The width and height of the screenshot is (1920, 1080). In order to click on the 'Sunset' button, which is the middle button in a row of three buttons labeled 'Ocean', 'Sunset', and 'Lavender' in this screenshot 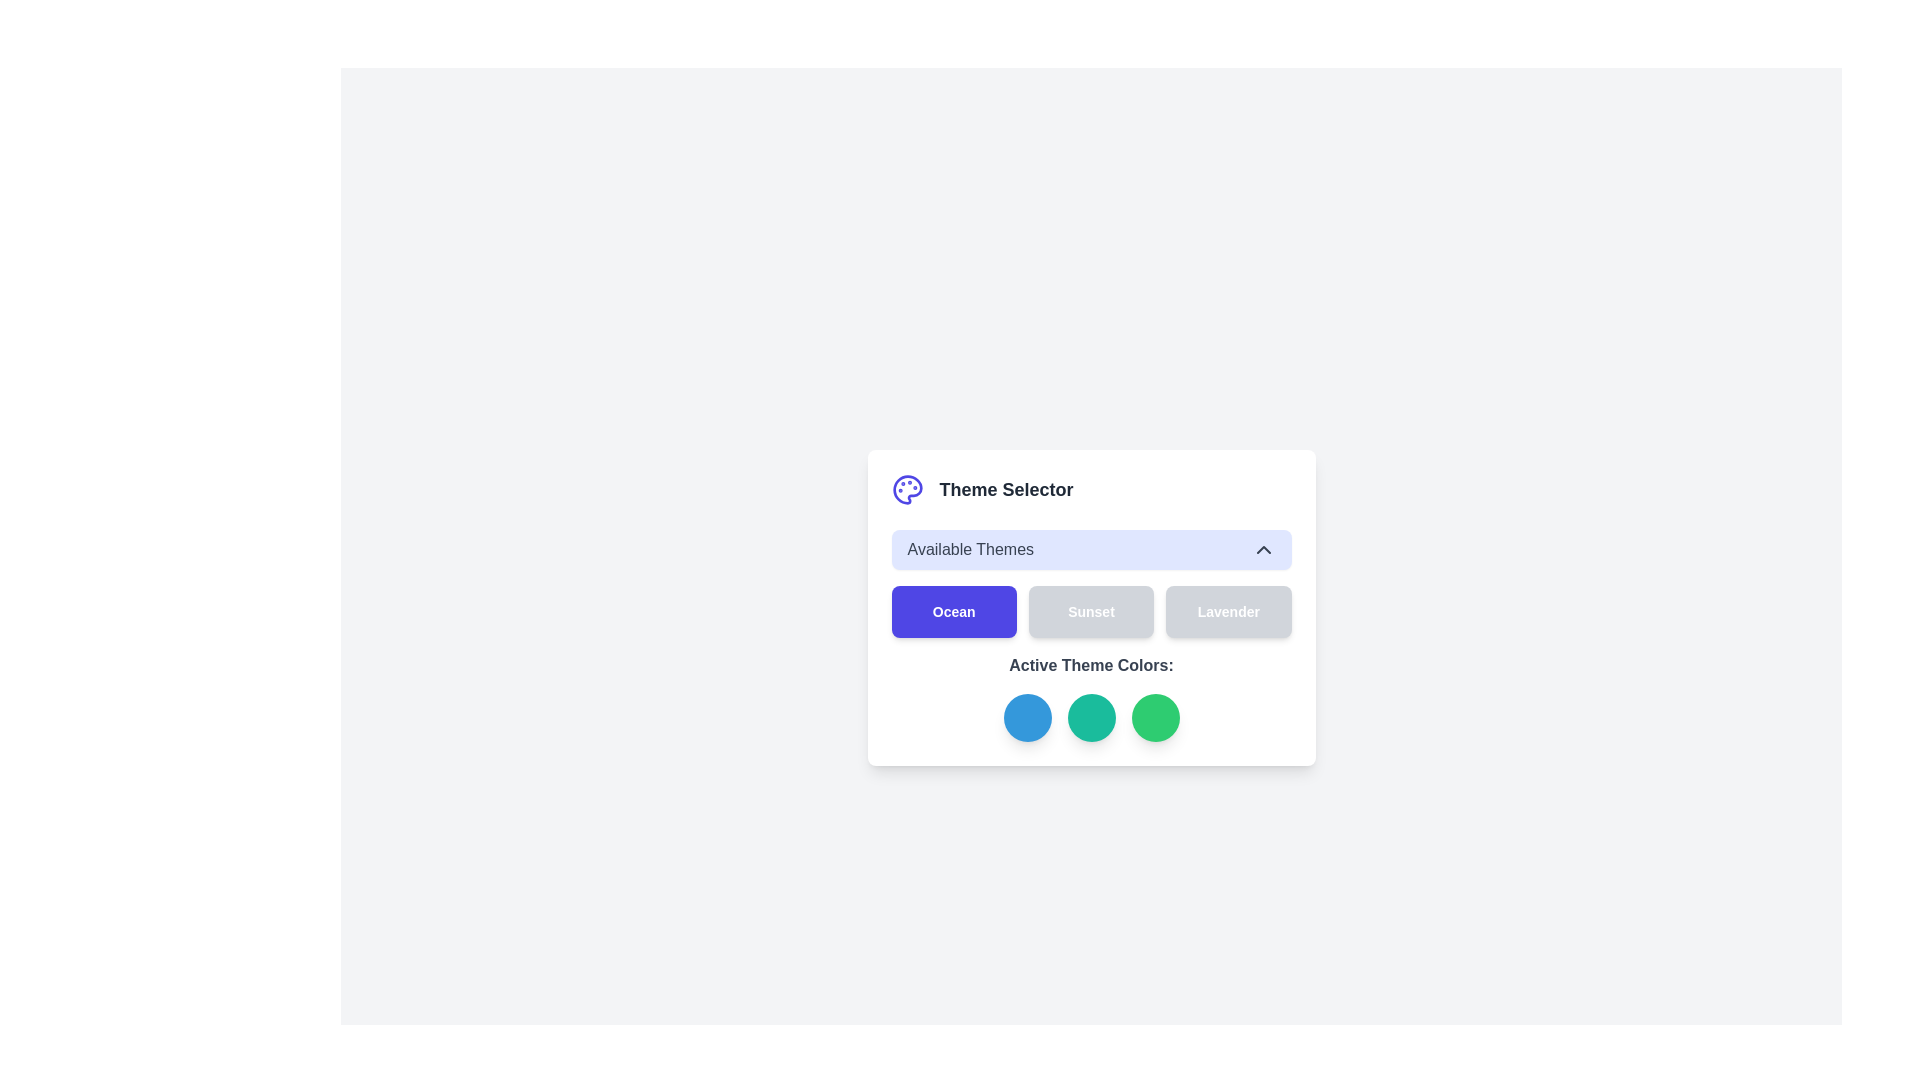, I will do `click(1090, 611)`.